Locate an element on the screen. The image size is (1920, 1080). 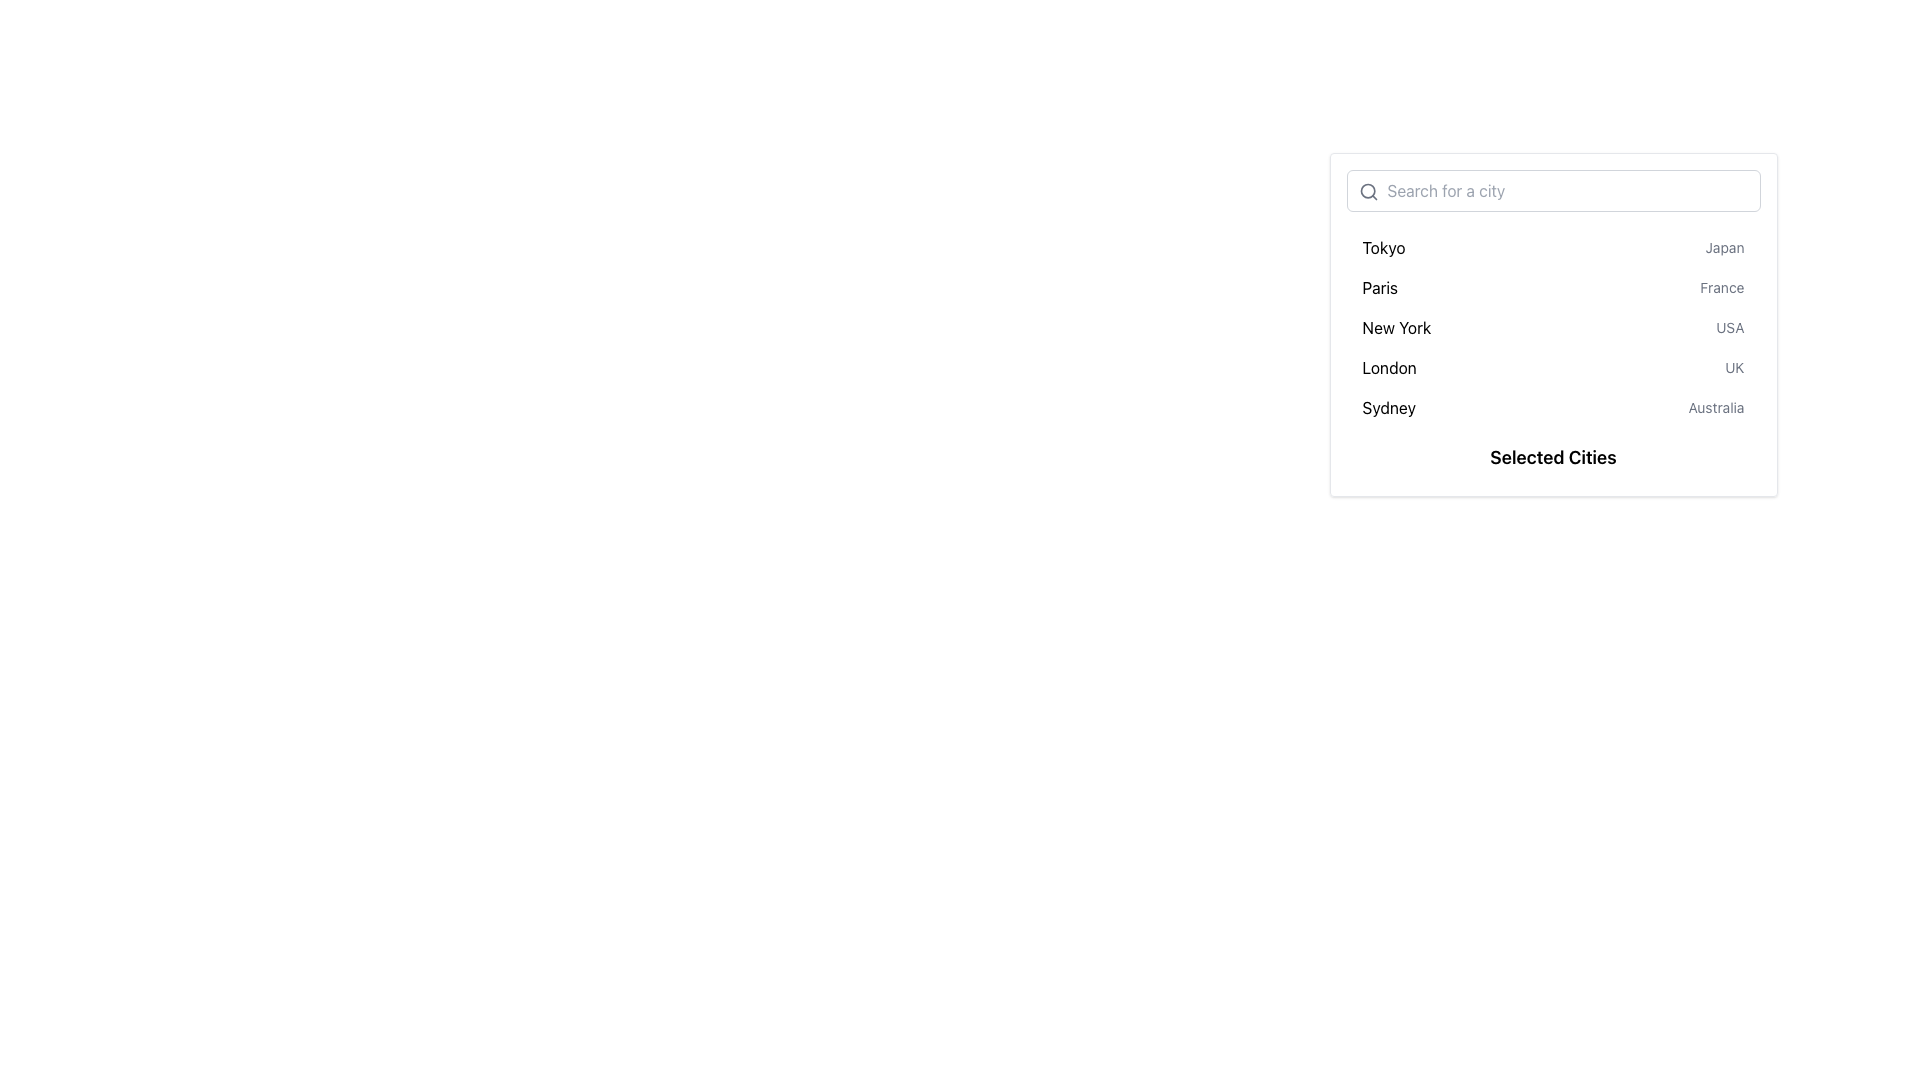
the contextual text label indicating the country 'Japan' associated with the city 'Tokyo', located in the first row of the list is located at coordinates (1723, 246).